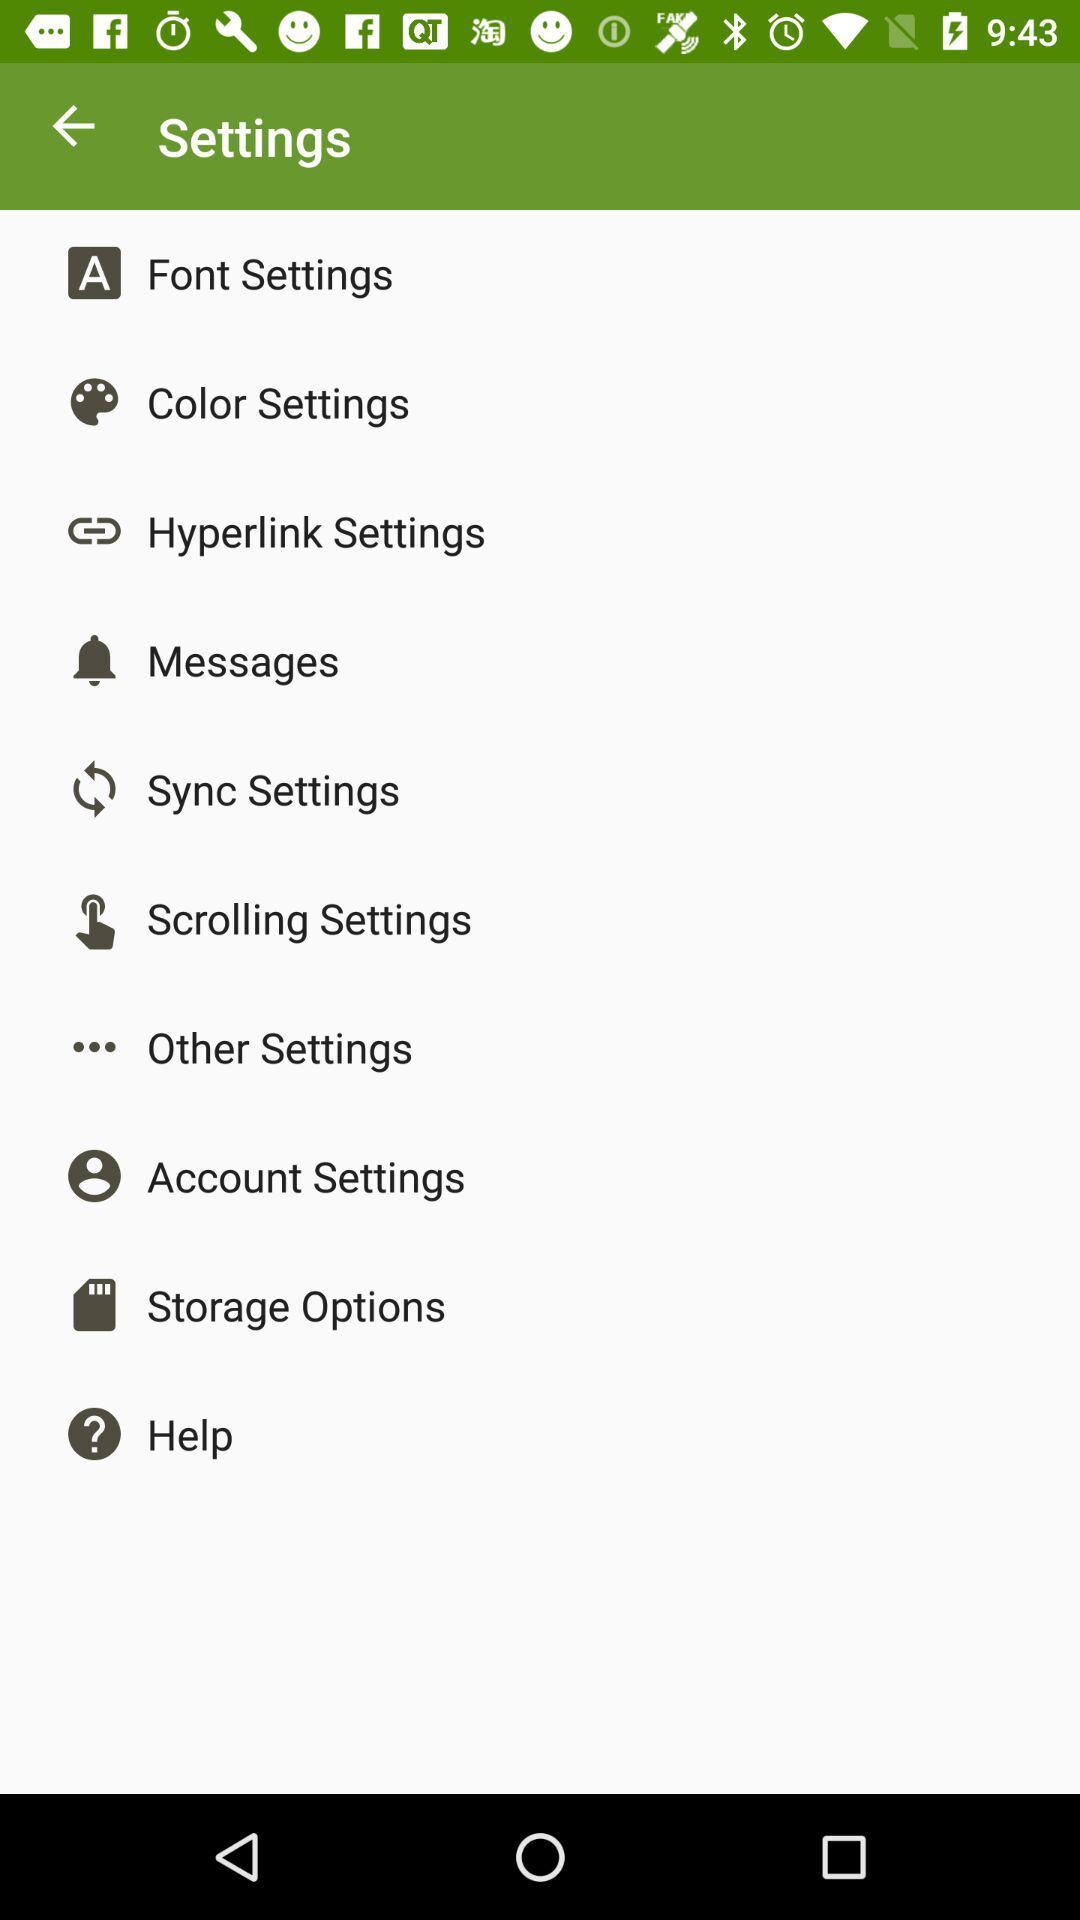  I want to click on hyperlink settings app, so click(315, 531).